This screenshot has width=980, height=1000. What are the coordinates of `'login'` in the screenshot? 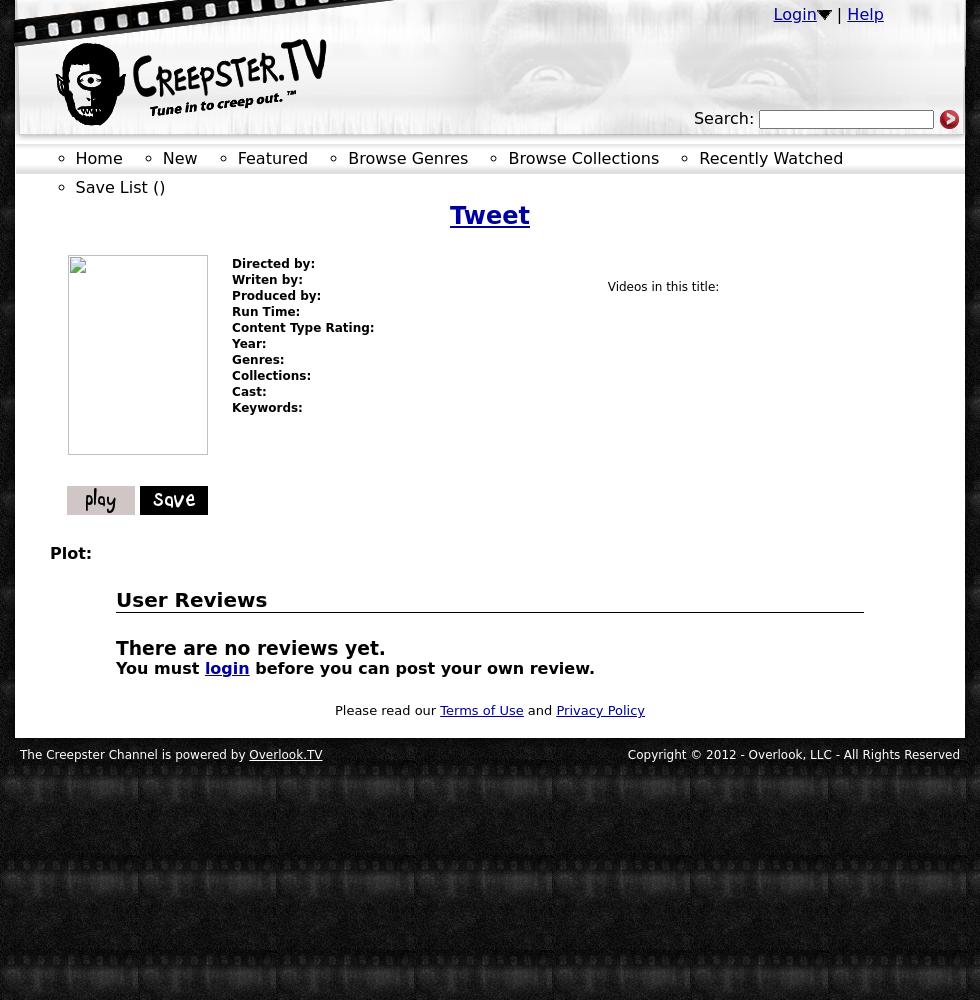 It's located at (226, 668).